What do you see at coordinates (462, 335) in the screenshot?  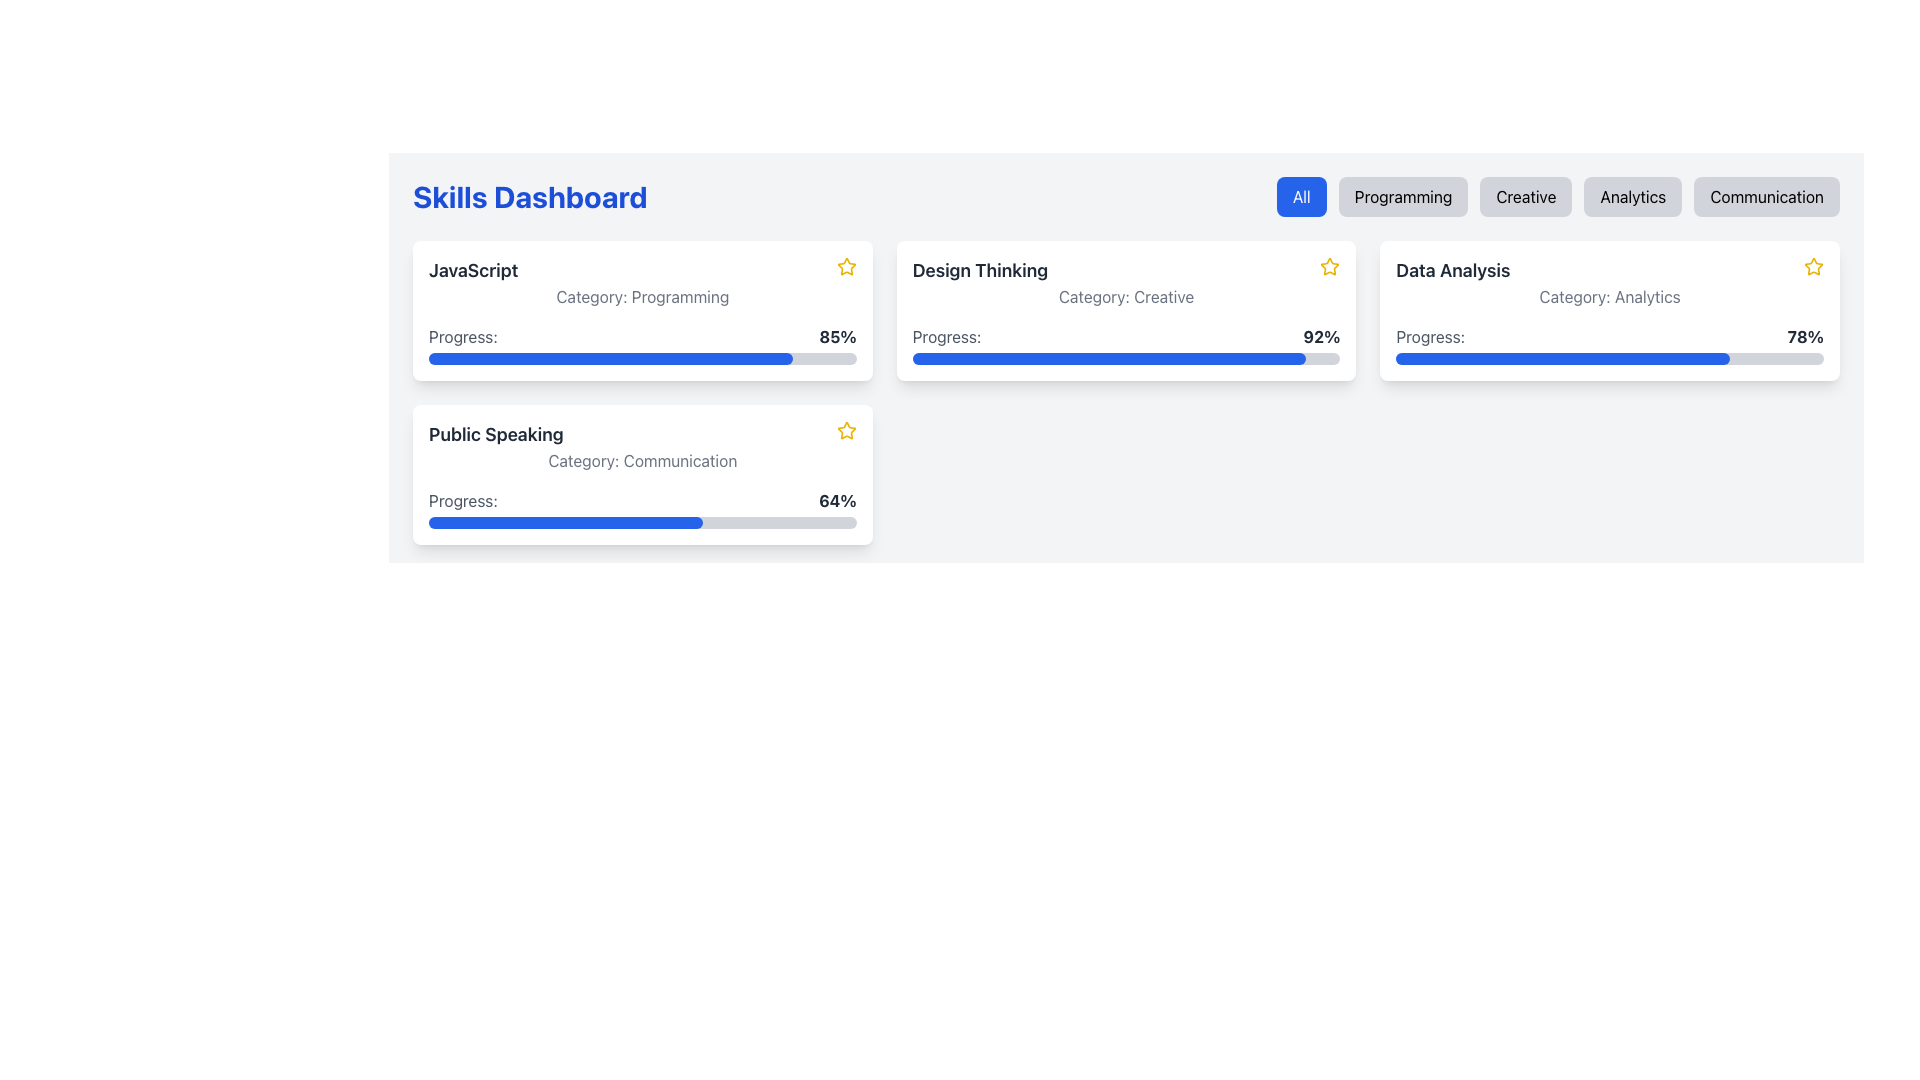 I see `the text label displaying 'Progress:' in gray font, located within the 'JavaScript' skill card in the 'Skills Dashboard'` at bounding box center [462, 335].